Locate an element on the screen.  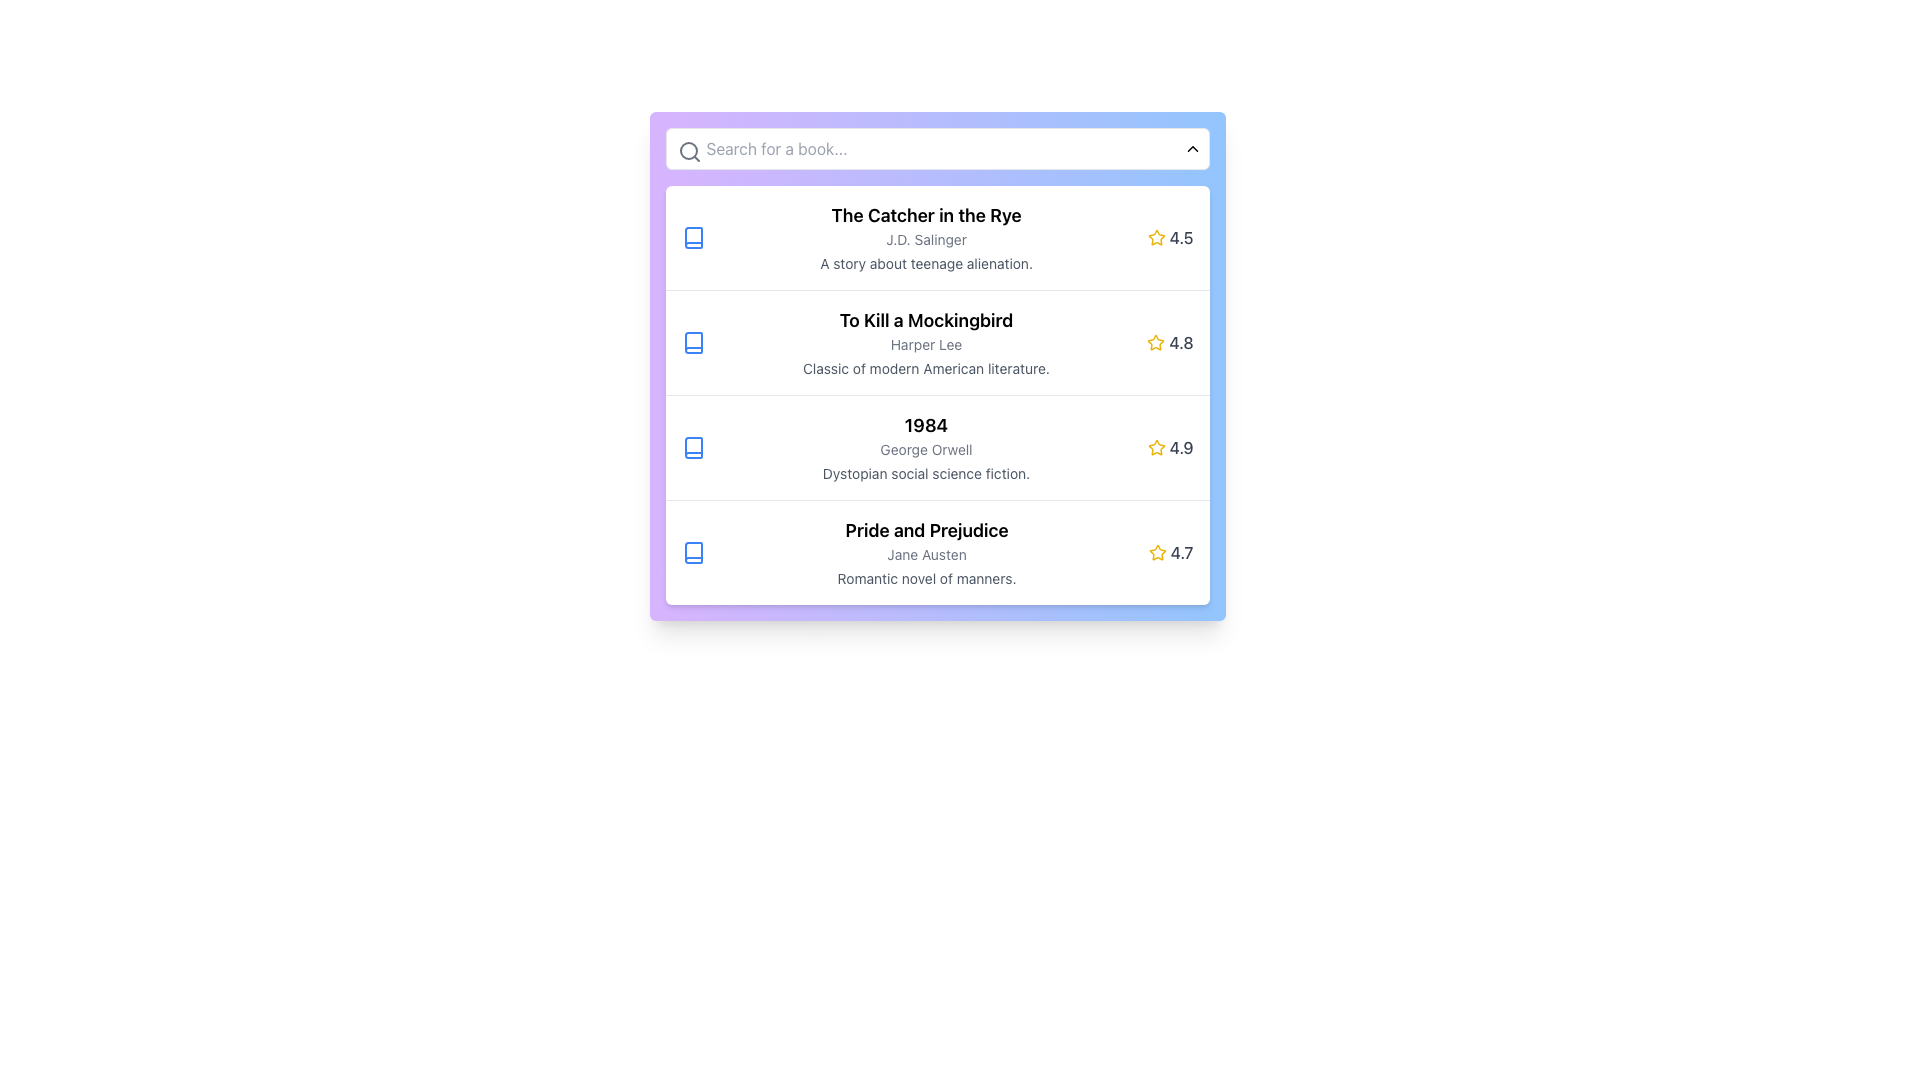
description text located in the text label beneath the title 'To Kill a Mockingbird' and author 'Harper Lee' within the book entry card is located at coordinates (925, 369).